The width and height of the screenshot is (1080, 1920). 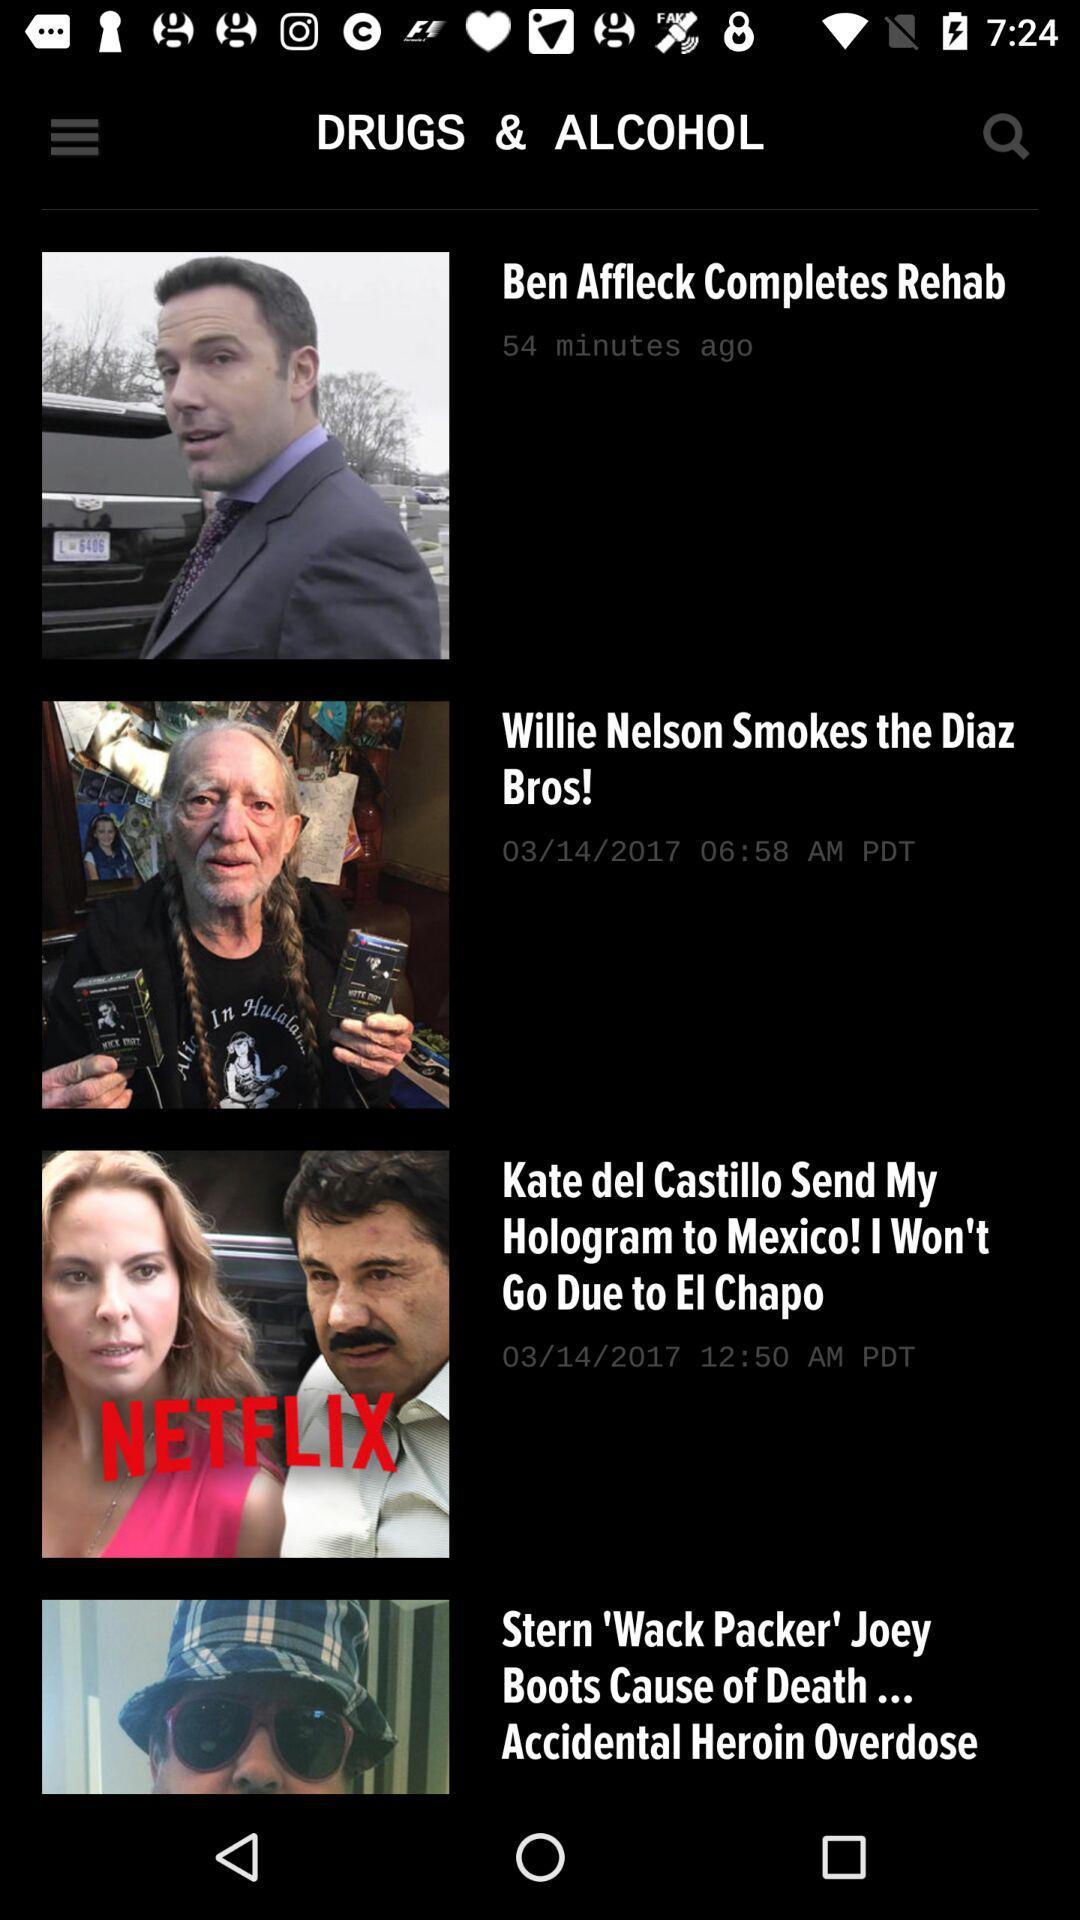 I want to click on zoom in, so click(x=1005, y=135).